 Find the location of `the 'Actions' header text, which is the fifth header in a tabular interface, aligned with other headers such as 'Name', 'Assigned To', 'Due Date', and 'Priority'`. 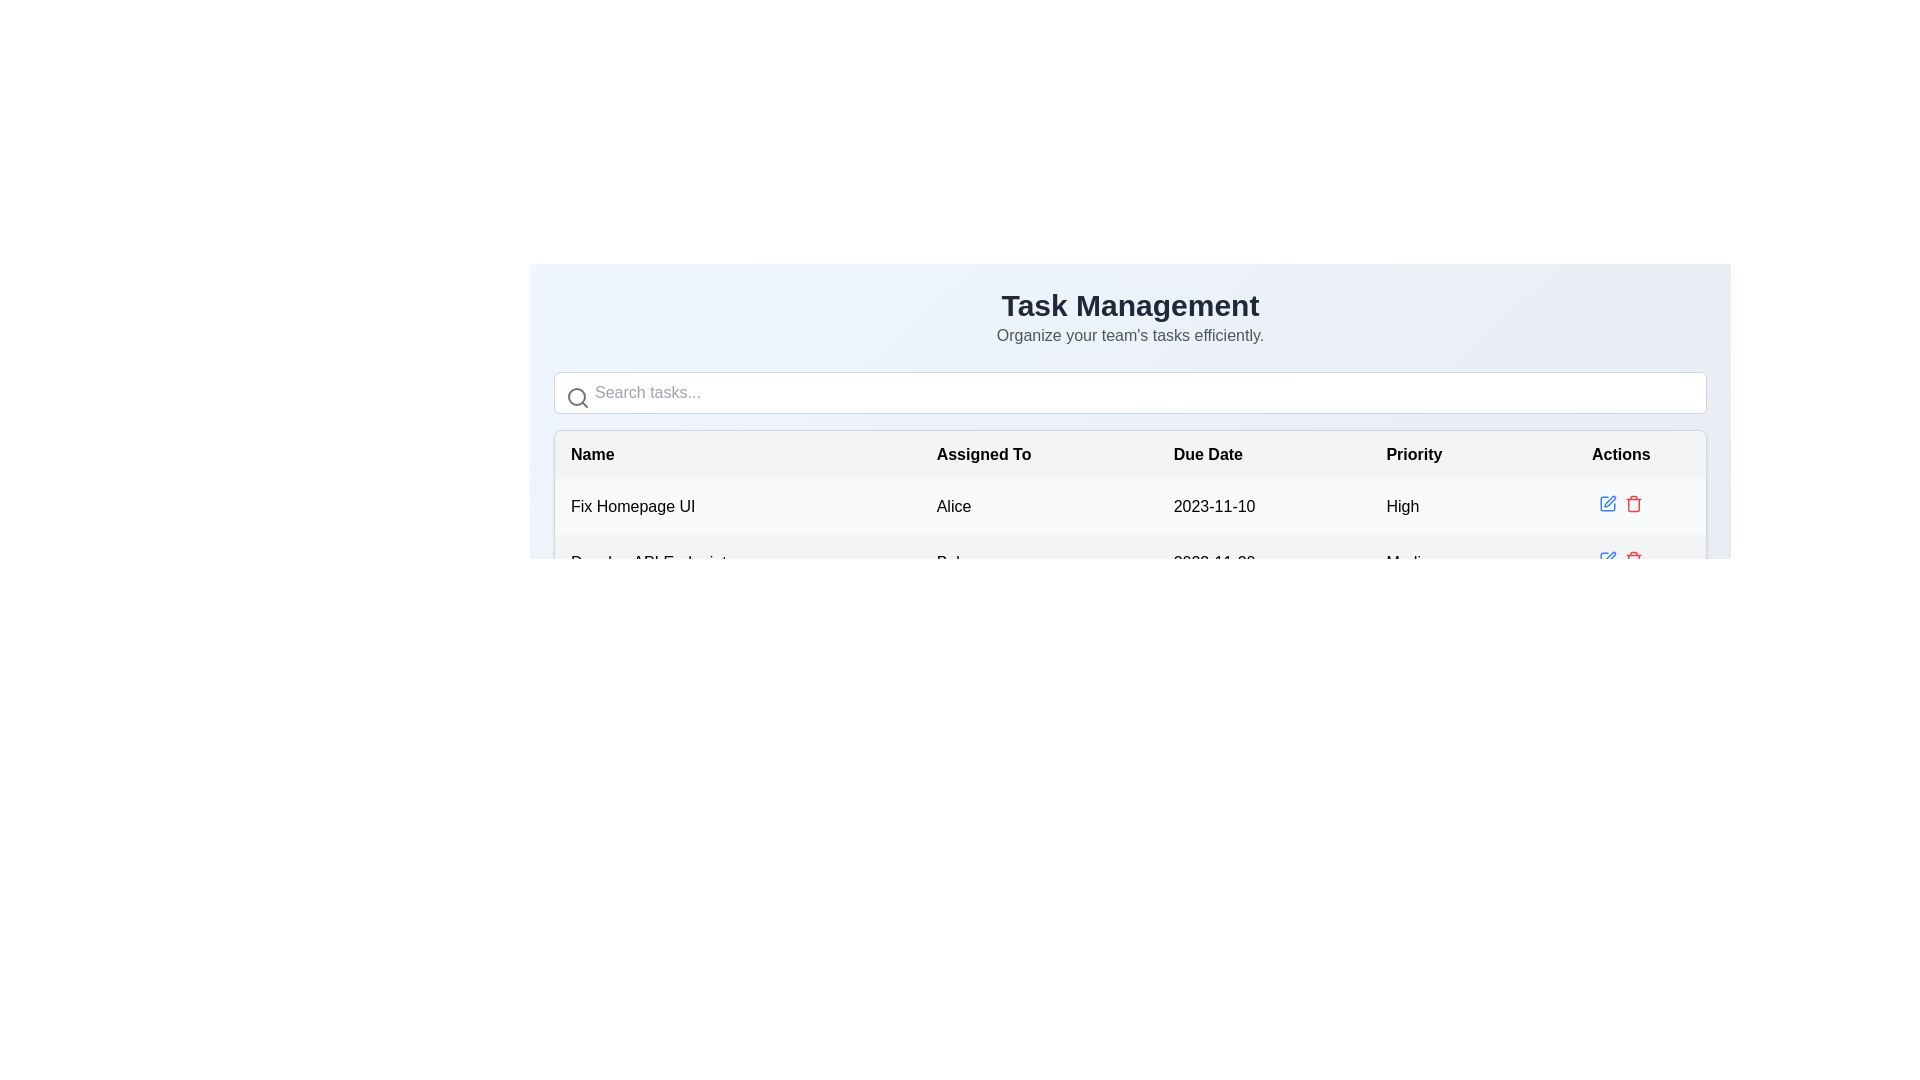

the 'Actions' header text, which is the fifth header in a tabular interface, aligned with other headers such as 'Name', 'Assigned To', 'Due Date', and 'Priority' is located at coordinates (1621, 455).